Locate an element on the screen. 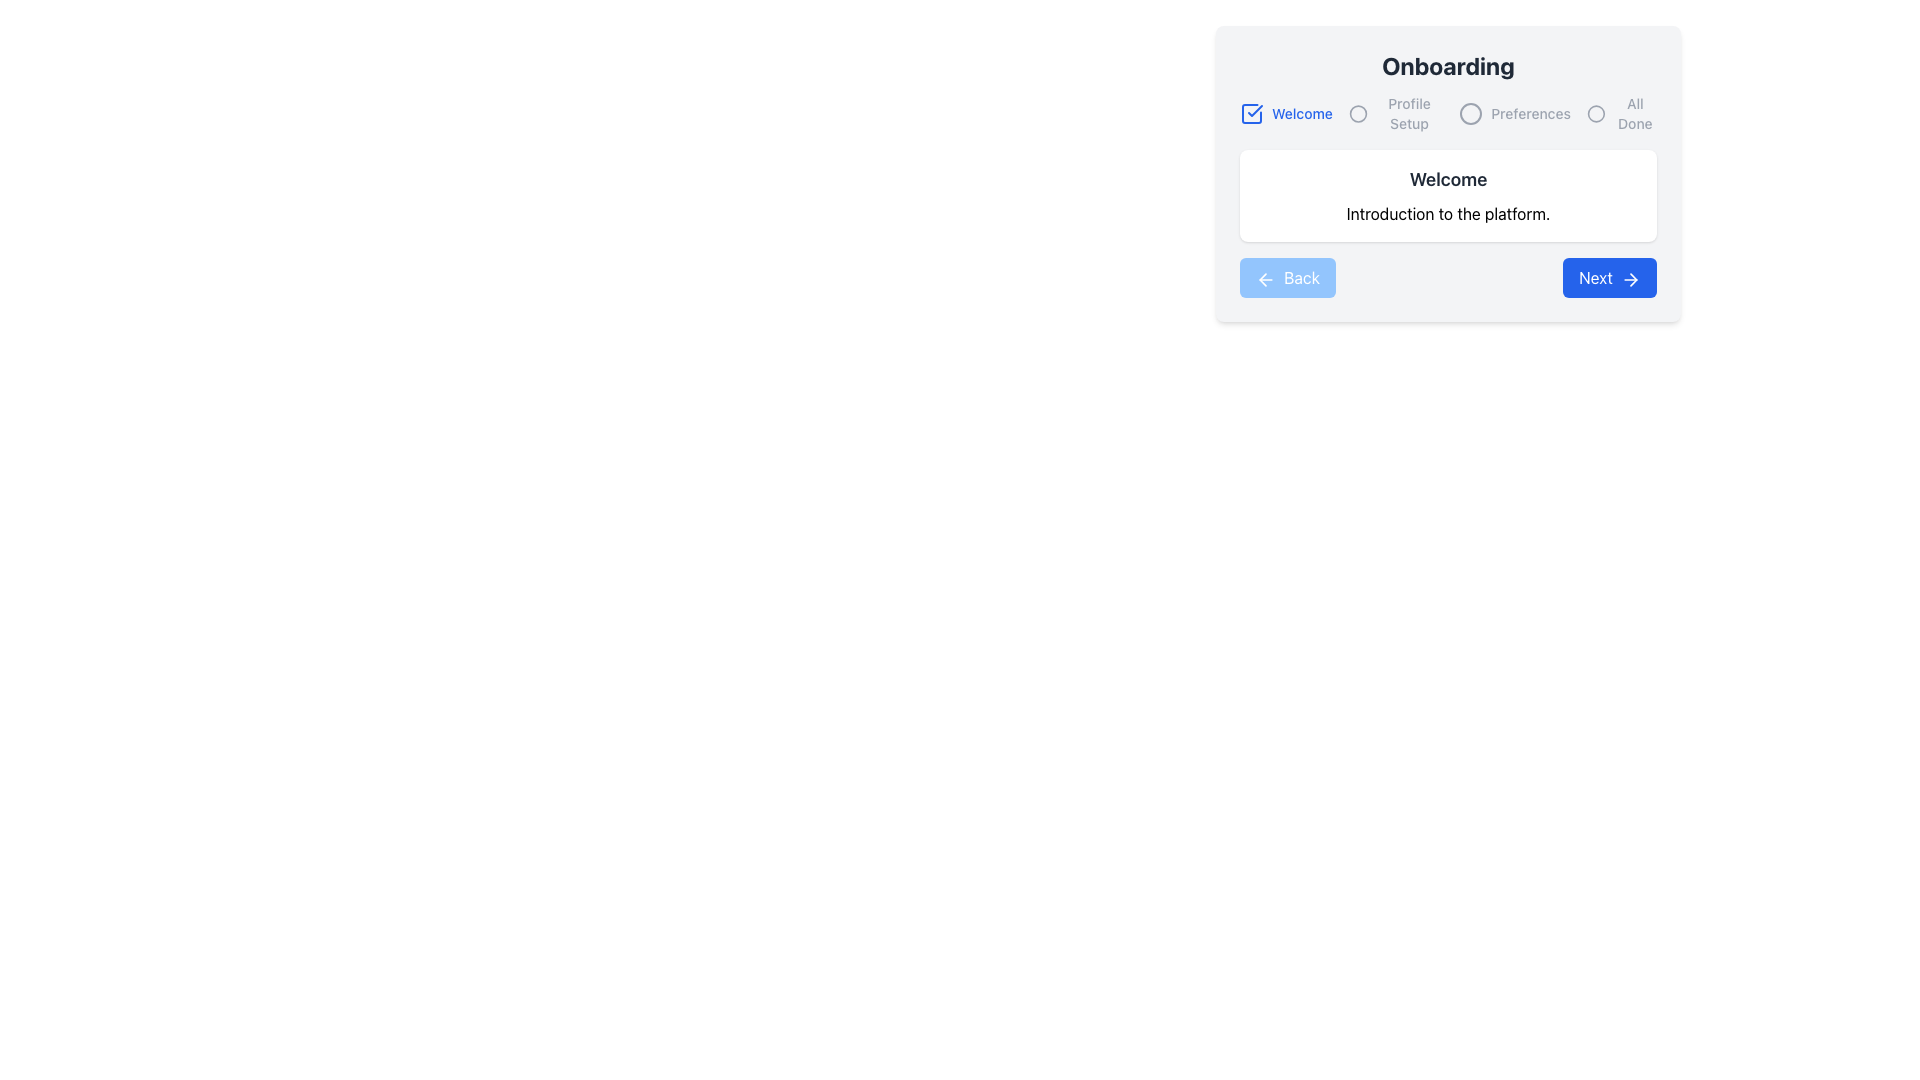  the static indicator component labeled 'Profile Setup' which consists of a gray circular icon and smaller gray text, positioned as the second item in a horizontal navigation bar is located at coordinates (1395, 114).